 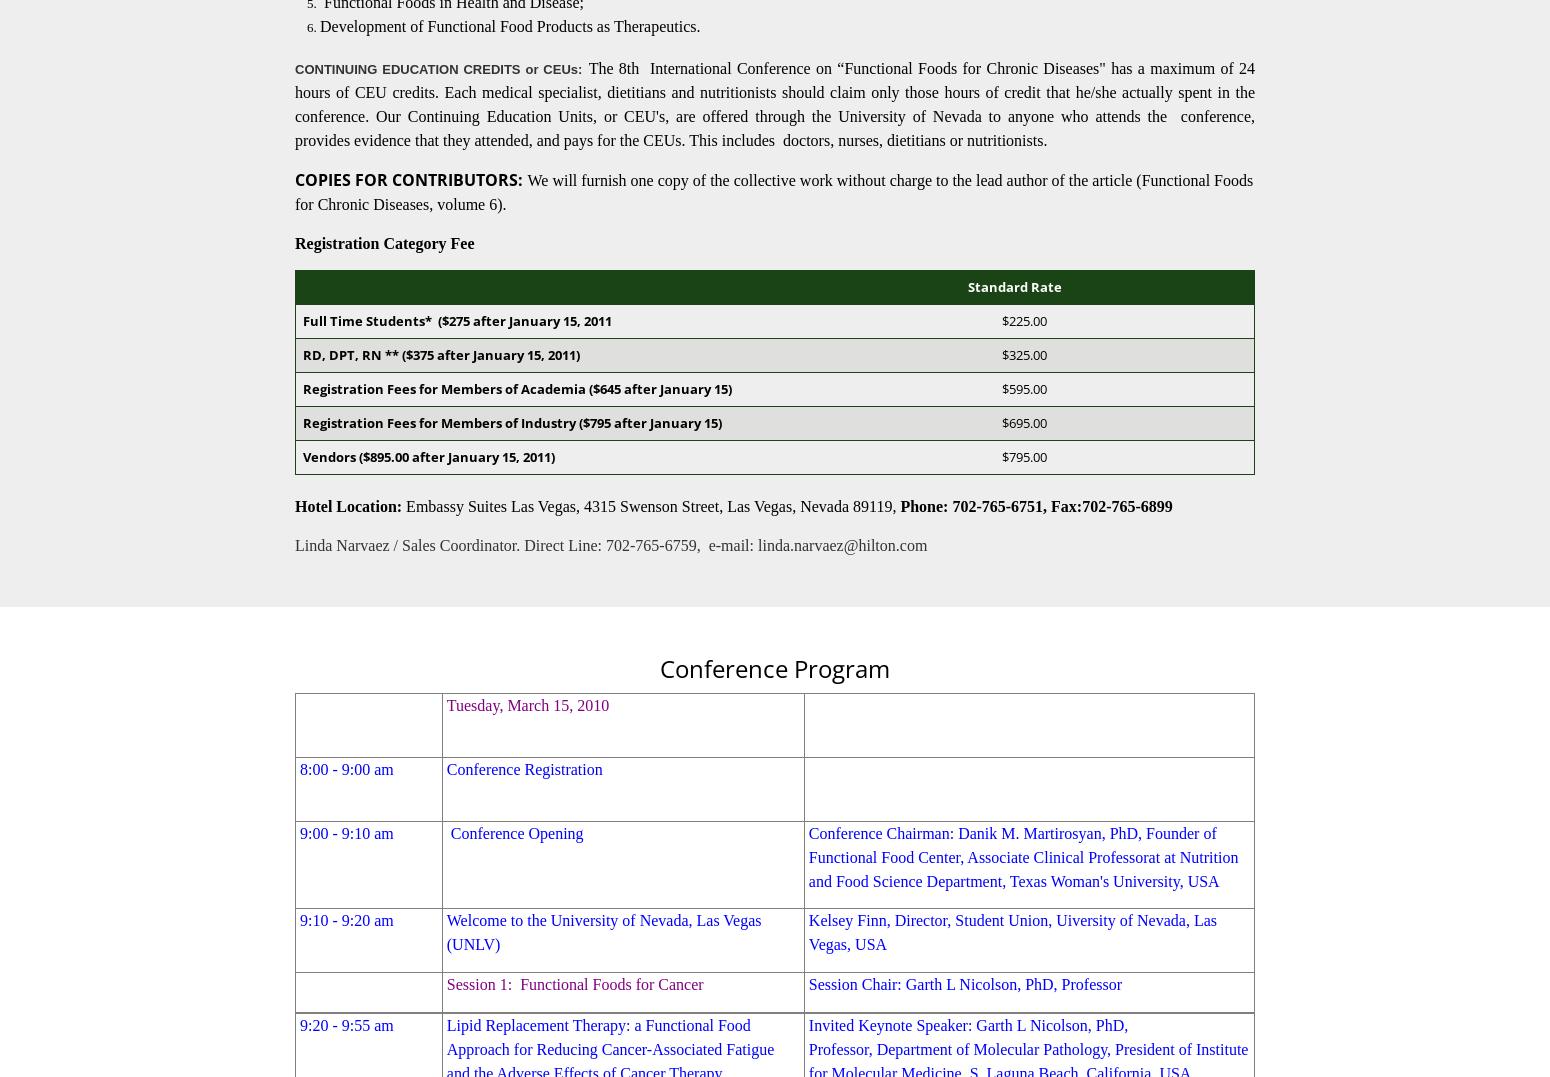 What do you see at coordinates (1110, 504) in the screenshot?
I see `'Fax:702-765-6899'` at bounding box center [1110, 504].